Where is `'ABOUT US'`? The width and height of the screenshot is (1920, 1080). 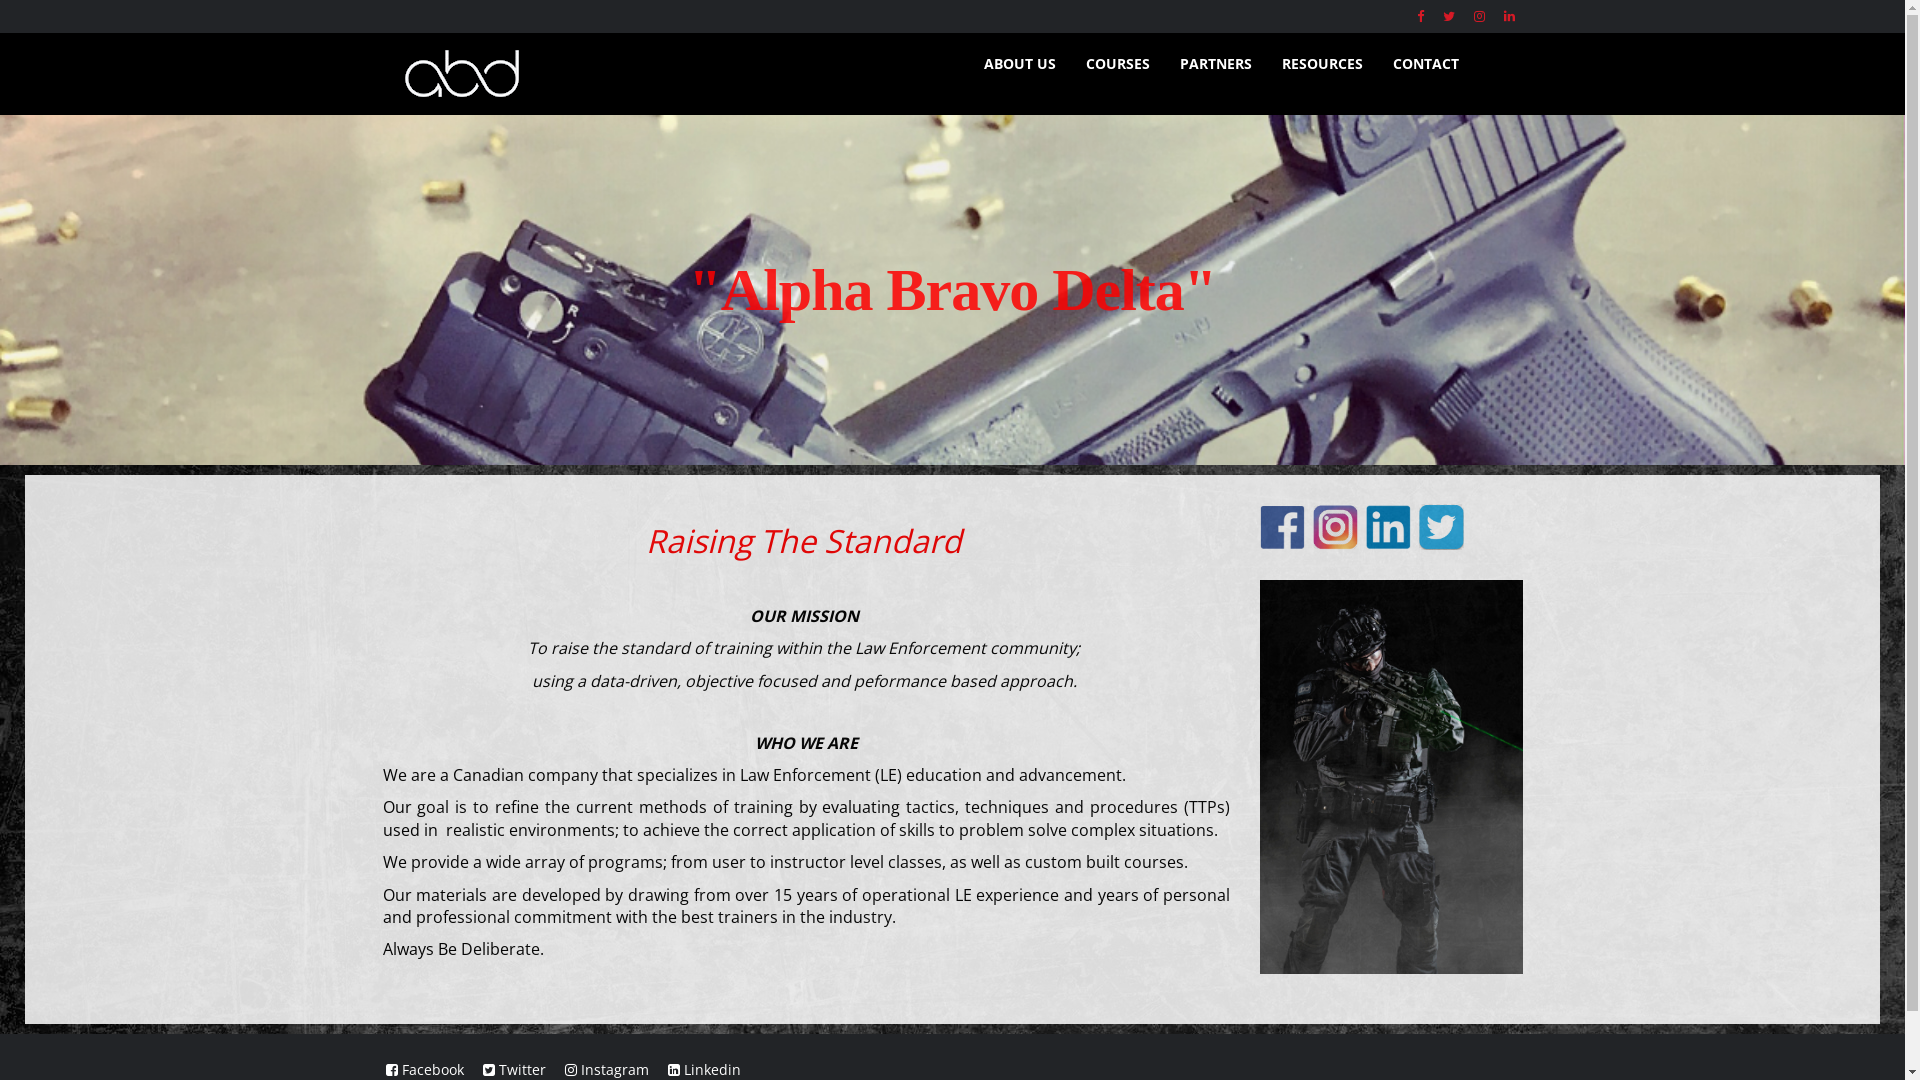
'ABOUT US' is located at coordinates (1018, 63).